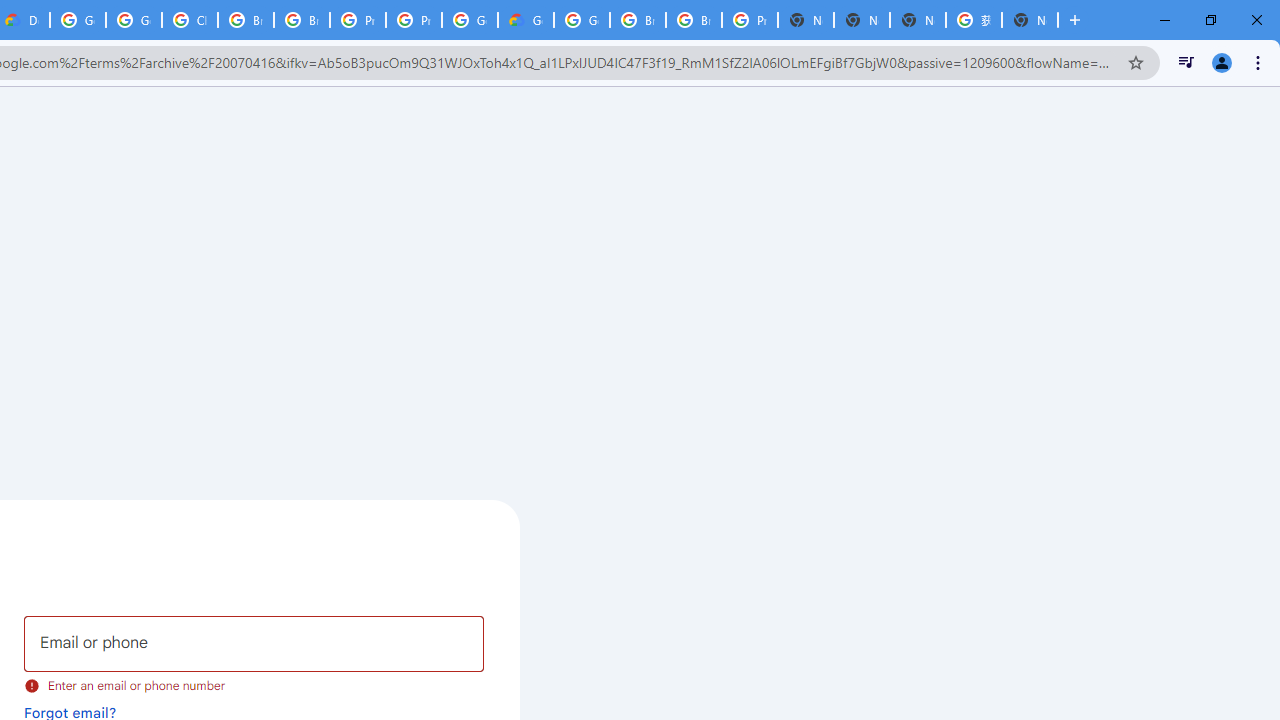 This screenshot has width=1280, height=720. I want to click on 'Google Cloud Platform', so click(581, 20).